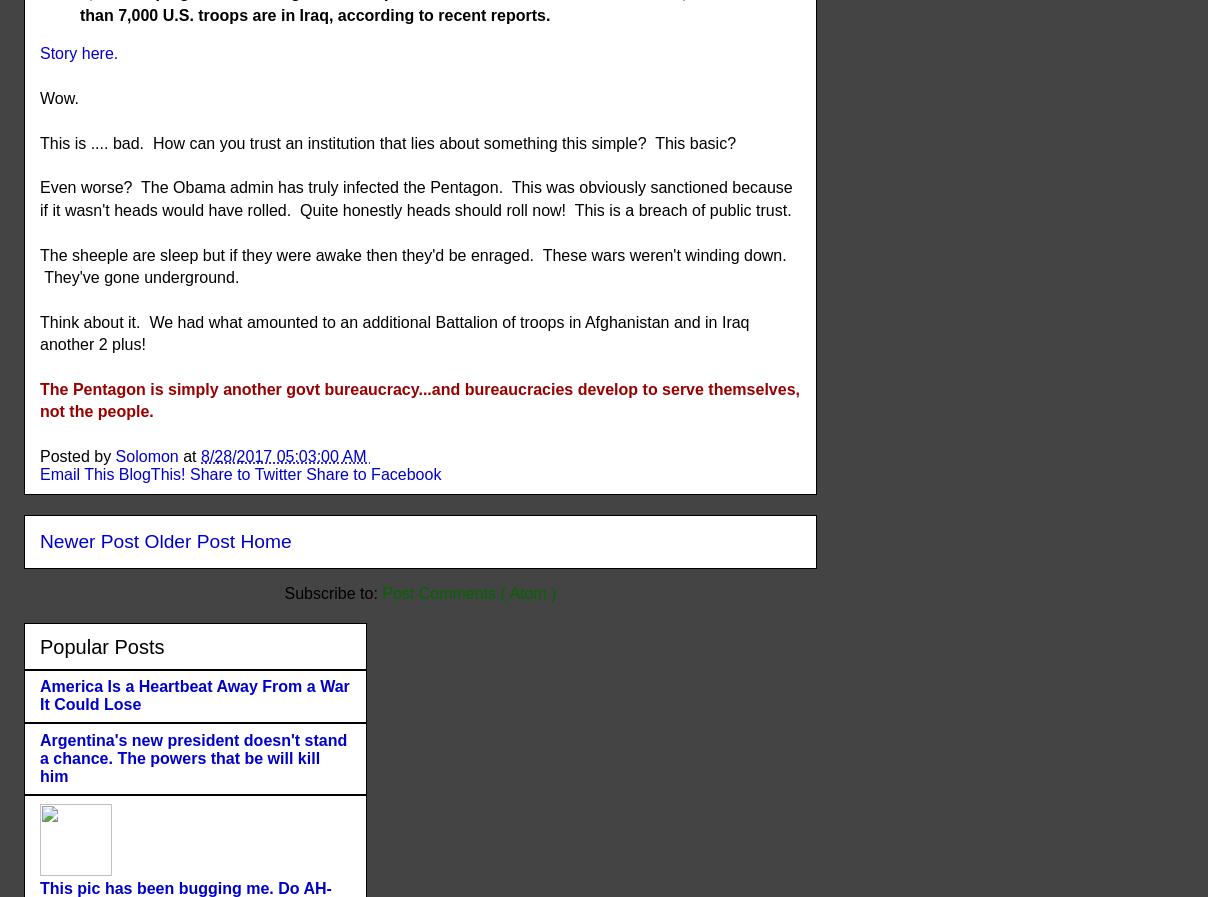  What do you see at coordinates (194, 694) in the screenshot?
I see `'America Is a Heartbeat Away From a War It Could Lose'` at bounding box center [194, 694].